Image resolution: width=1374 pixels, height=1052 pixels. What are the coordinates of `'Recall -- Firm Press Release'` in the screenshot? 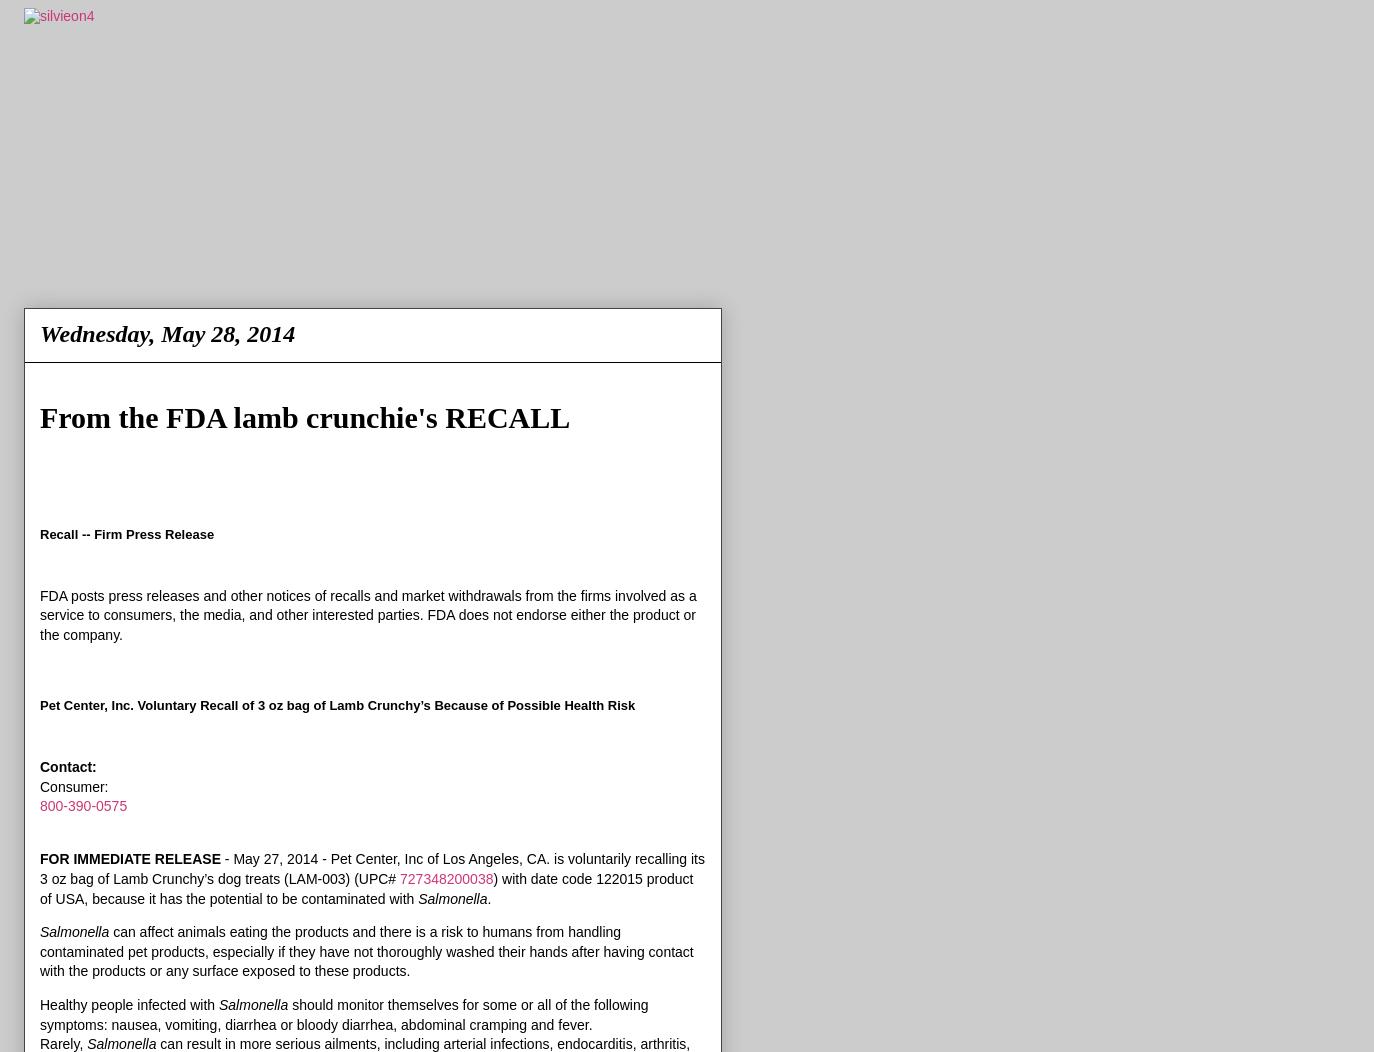 It's located at (125, 534).